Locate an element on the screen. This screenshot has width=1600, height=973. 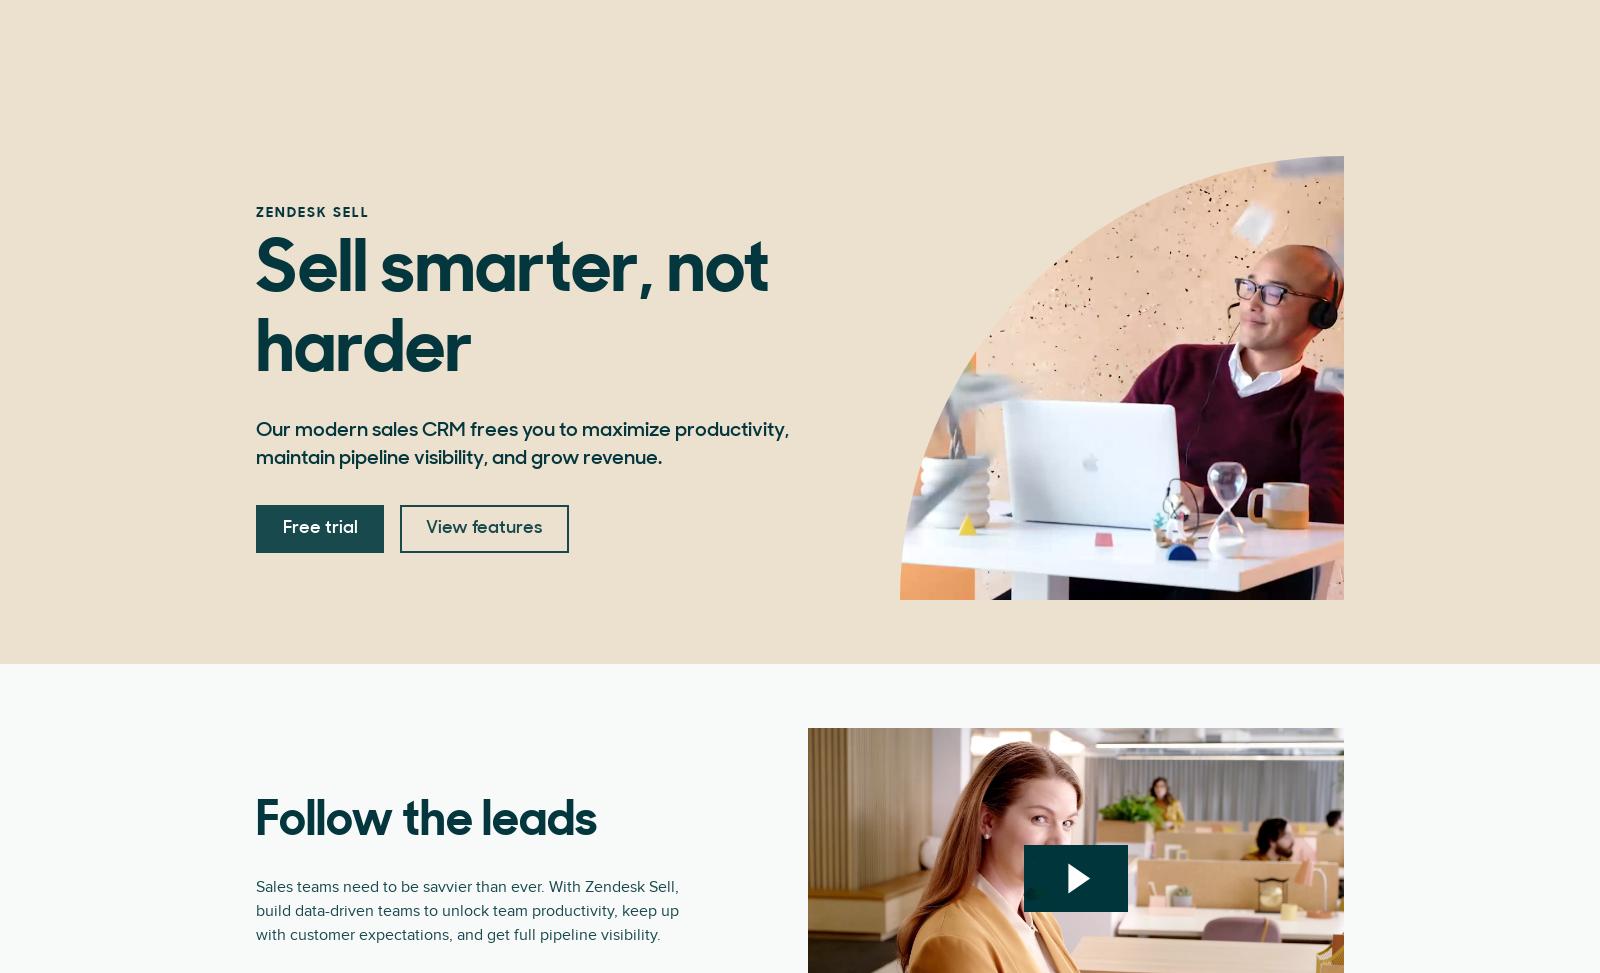
'Resources' is located at coordinates (1144, 39).